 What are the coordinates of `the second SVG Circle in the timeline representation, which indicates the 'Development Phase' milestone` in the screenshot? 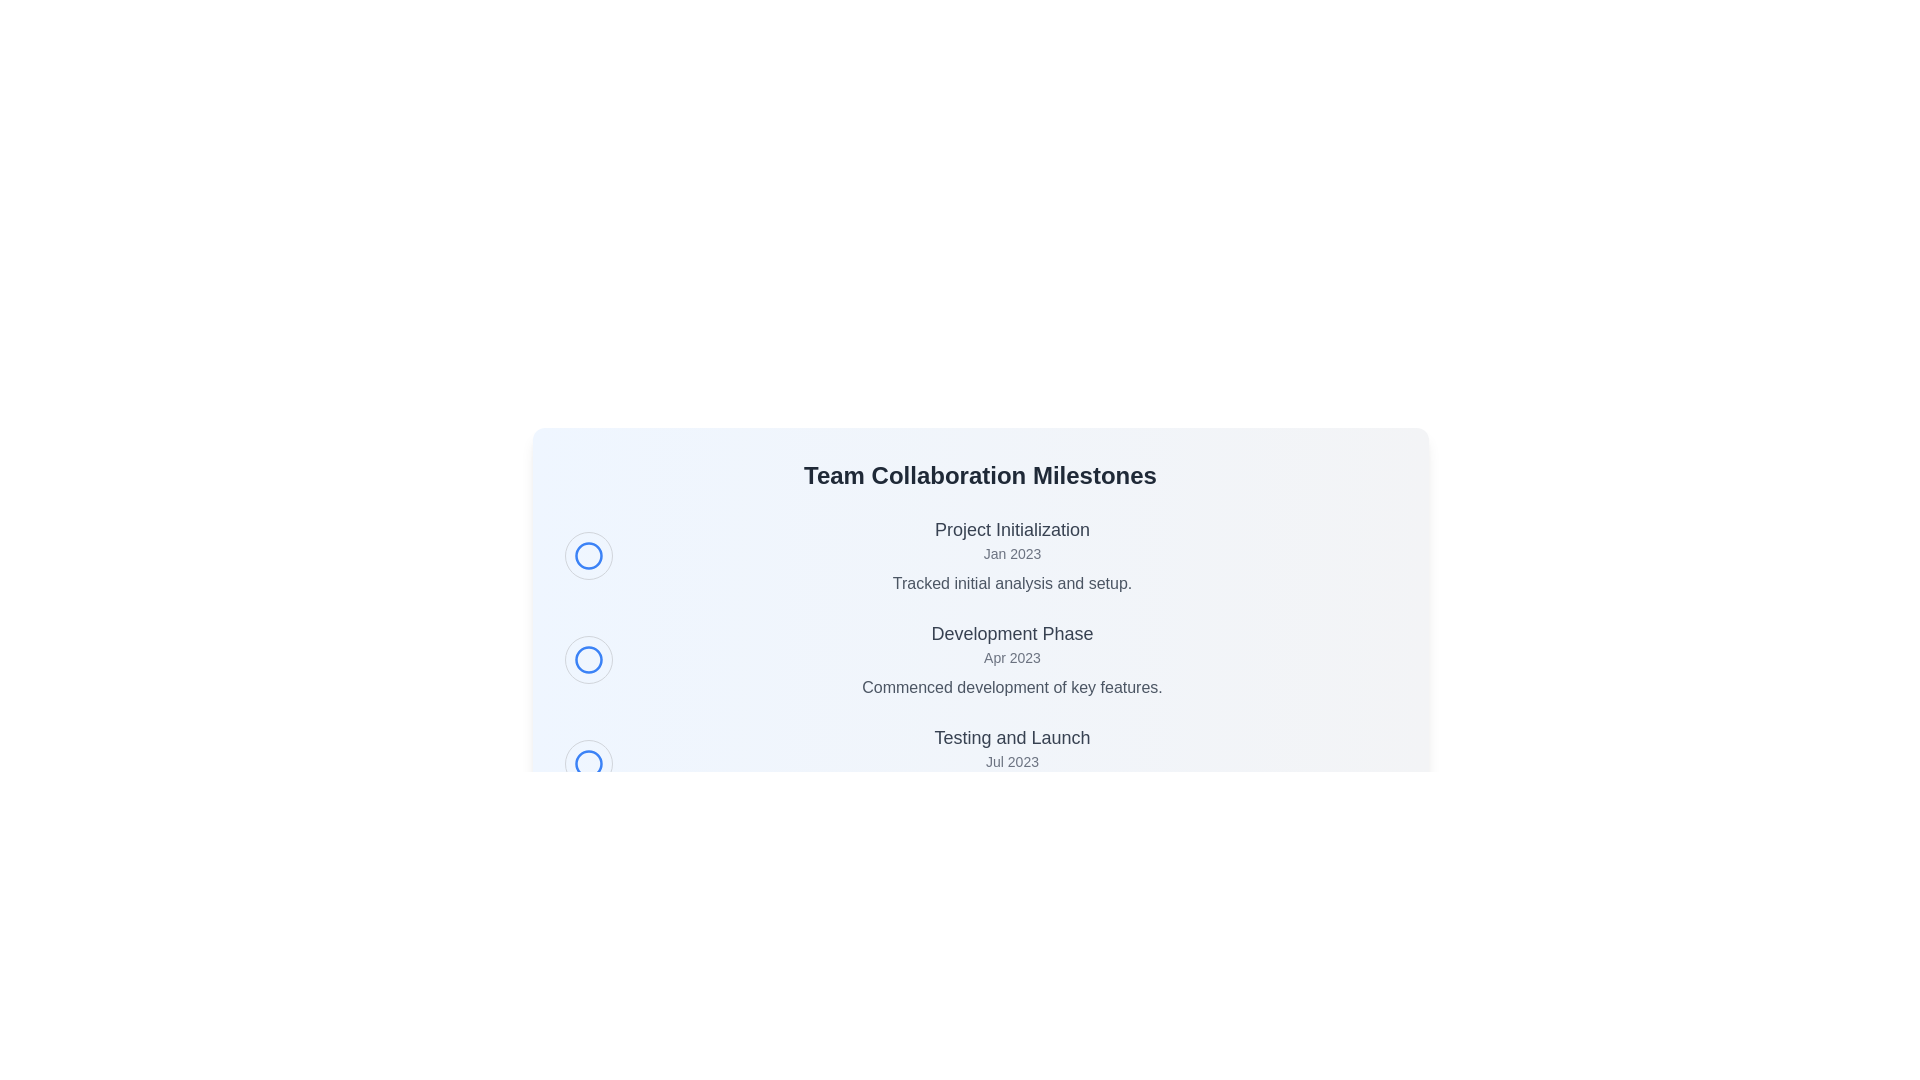 It's located at (587, 659).